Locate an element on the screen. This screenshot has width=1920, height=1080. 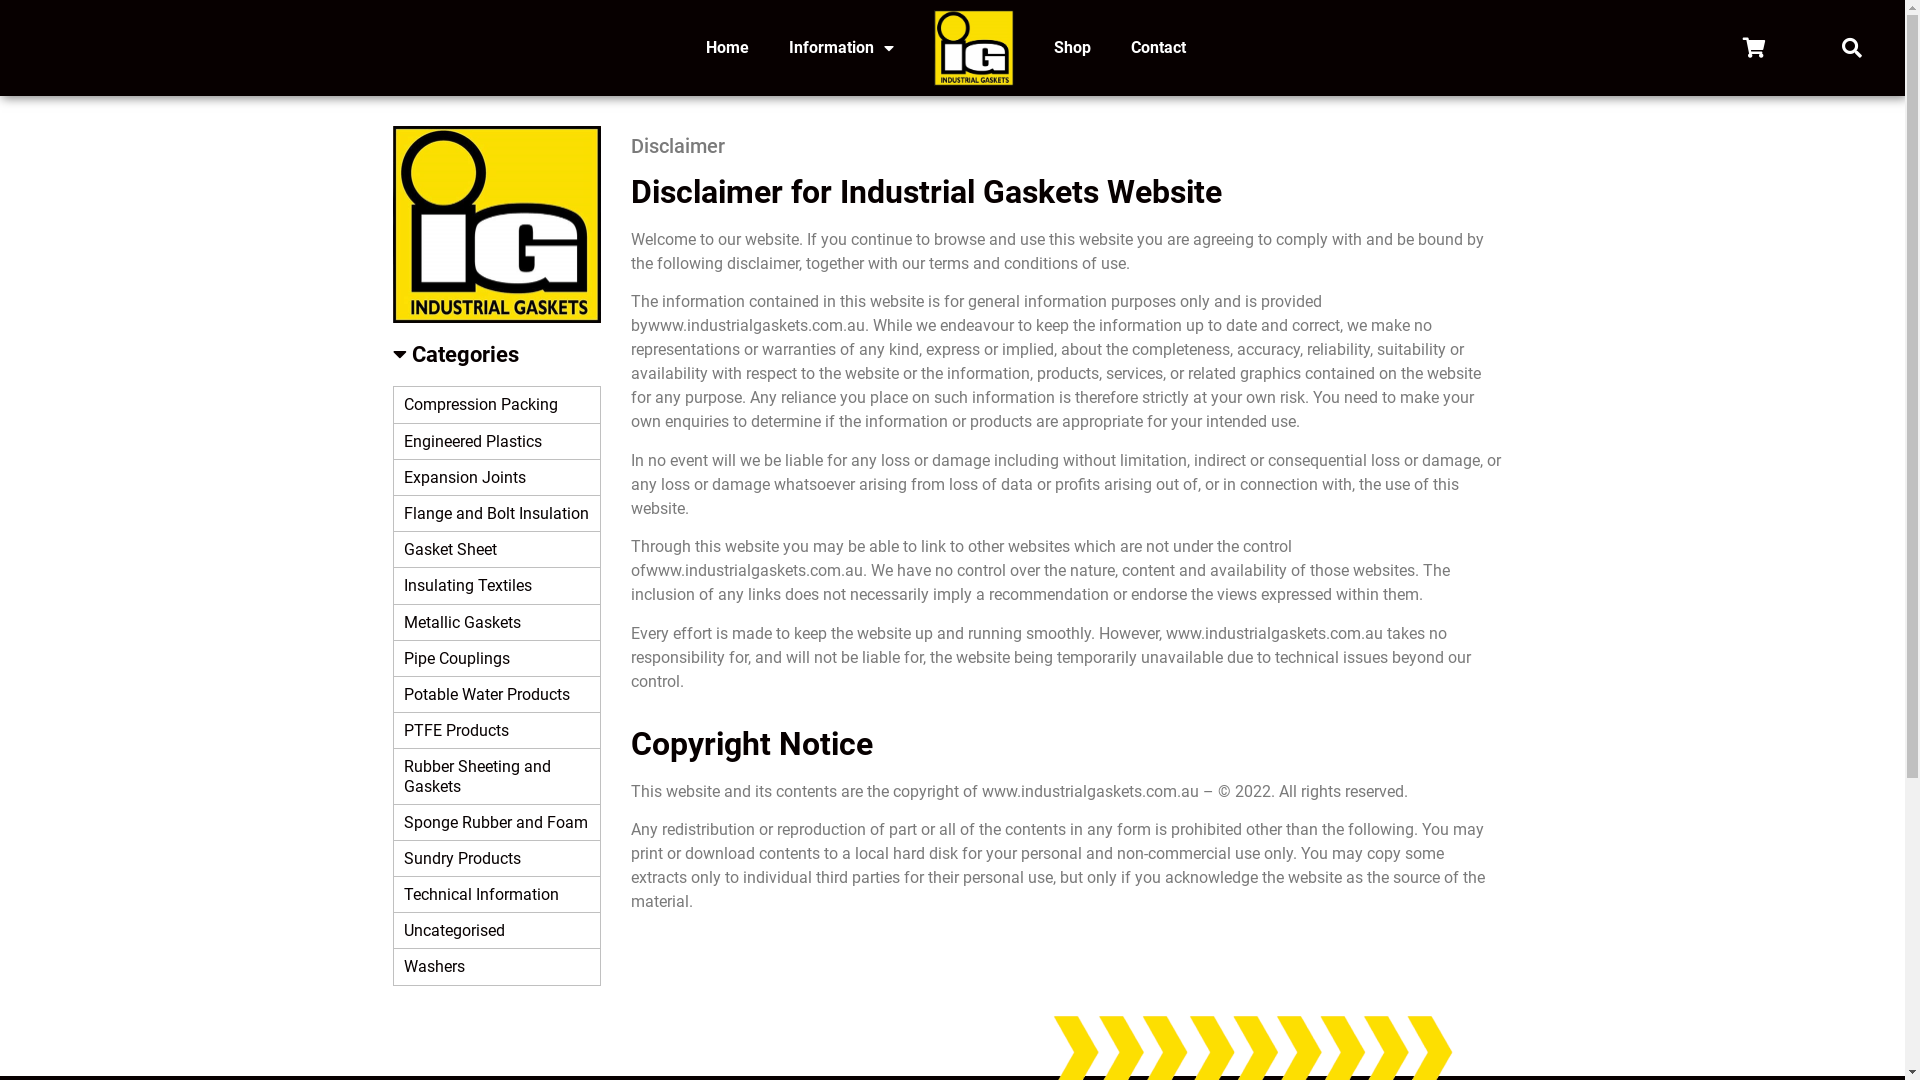
'Compression Packing' is located at coordinates (393, 405).